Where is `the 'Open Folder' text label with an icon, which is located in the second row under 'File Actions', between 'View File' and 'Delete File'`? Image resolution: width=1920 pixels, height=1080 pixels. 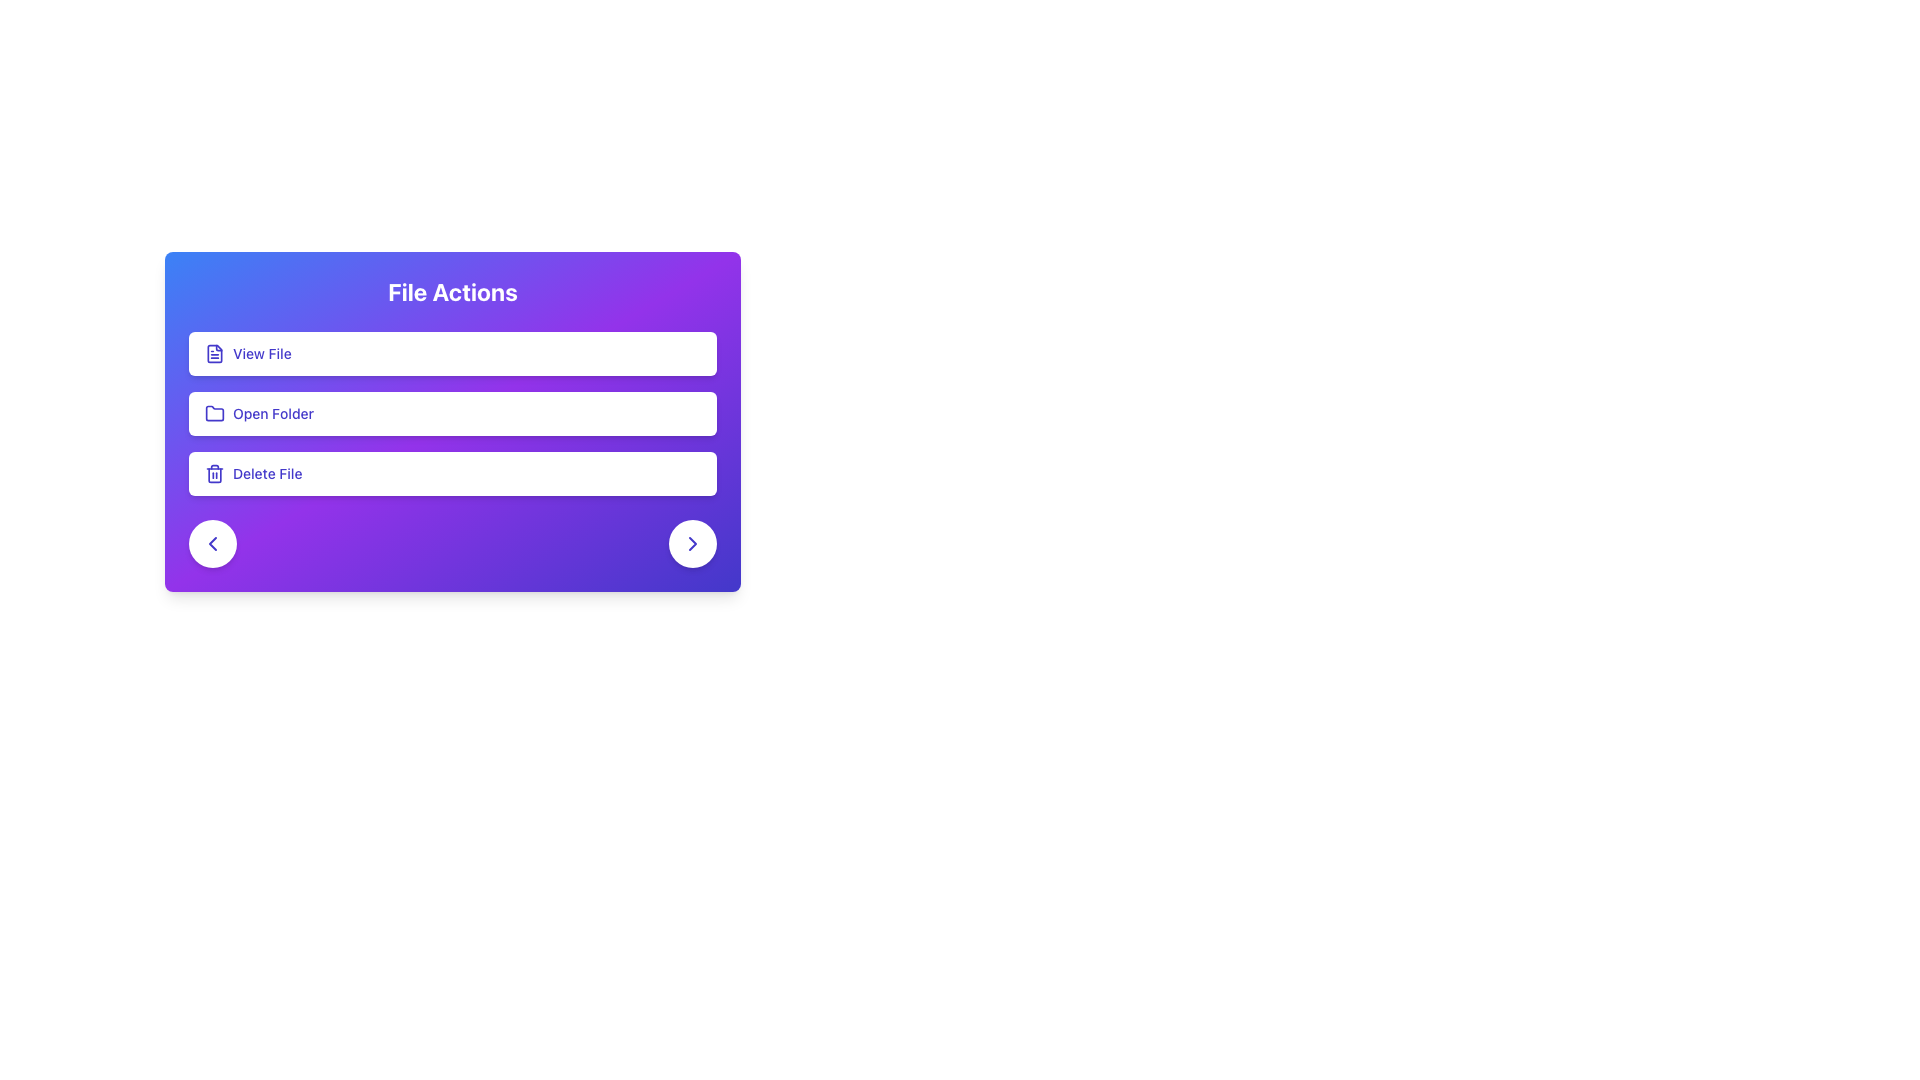 the 'Open Folder' text label with an icon, which is located in the second row under 'File Actions', between 'View File' and 'Delete File' is located at coordinates (258, 412).